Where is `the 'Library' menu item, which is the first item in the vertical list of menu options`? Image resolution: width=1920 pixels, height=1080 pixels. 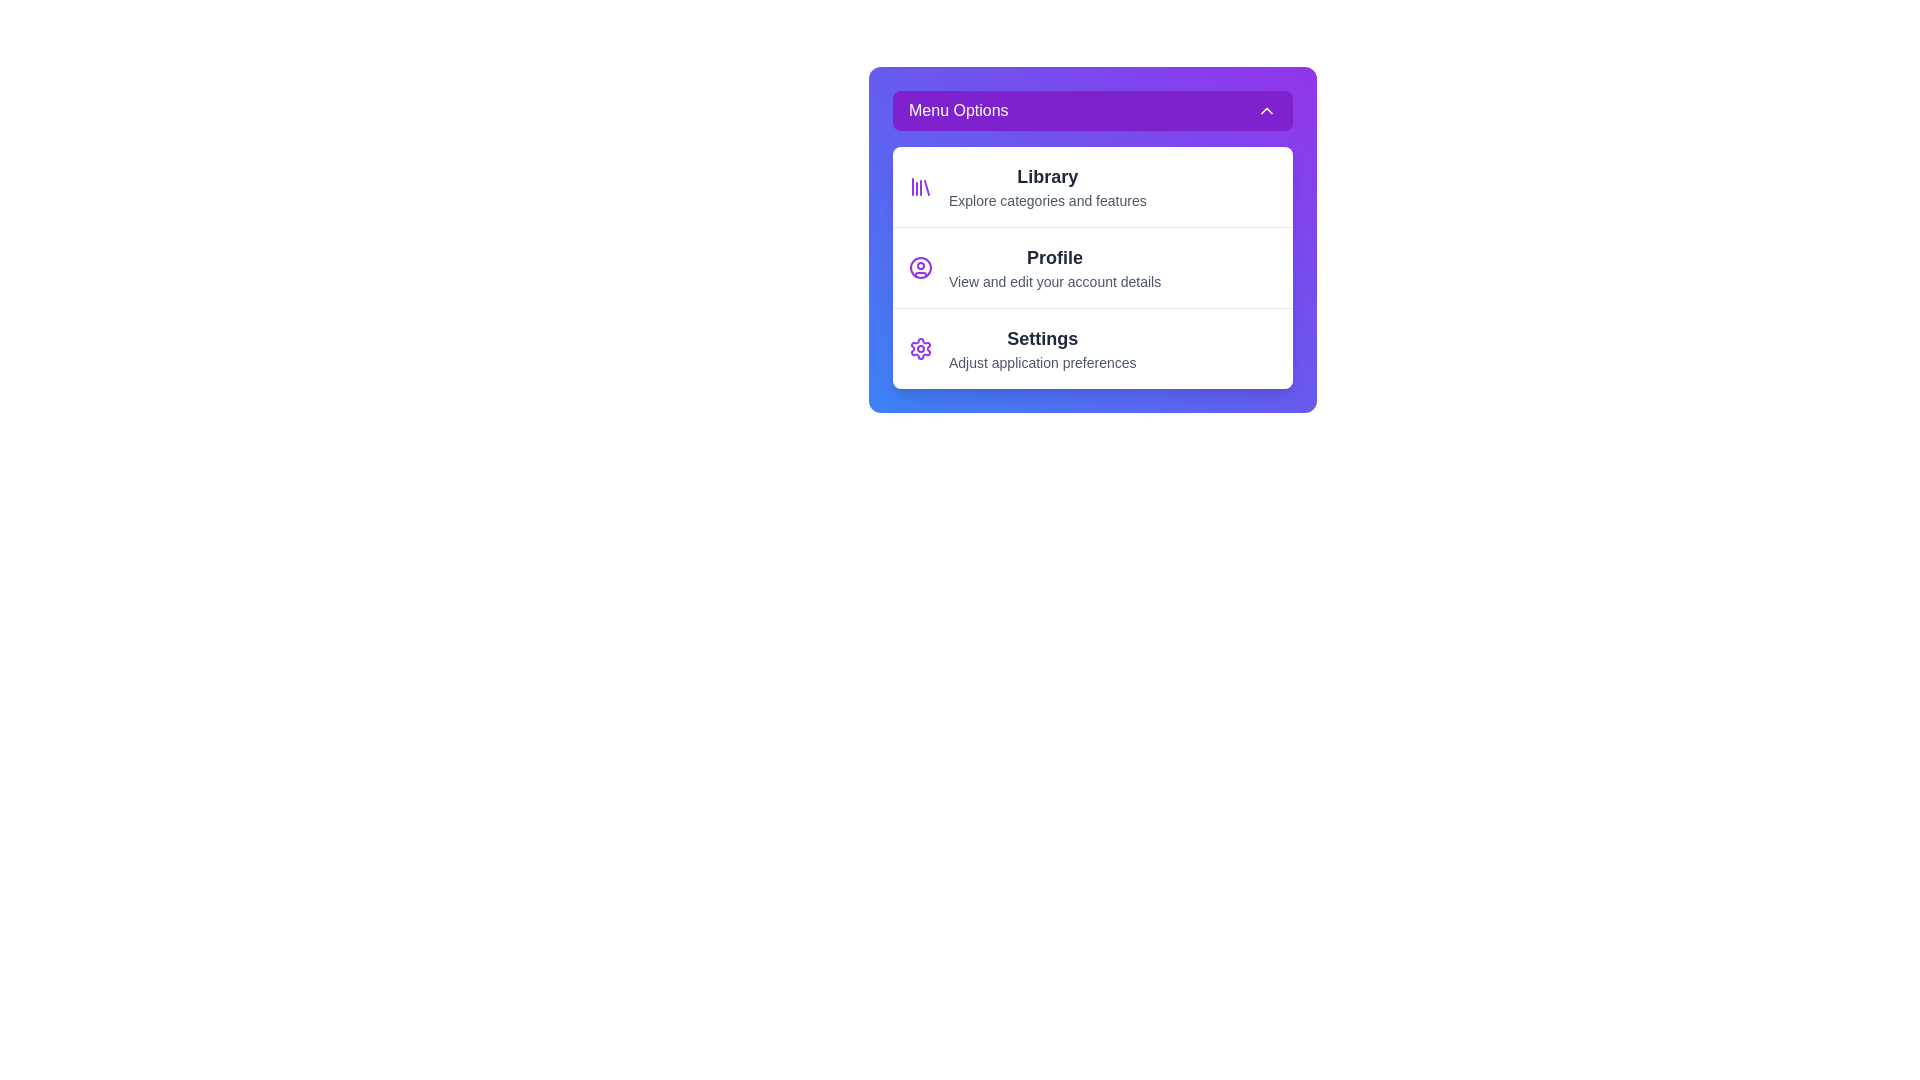
the 'Library' menu item, which is the first item in the vertical list of menu options is located at coordinates (1092, 187).